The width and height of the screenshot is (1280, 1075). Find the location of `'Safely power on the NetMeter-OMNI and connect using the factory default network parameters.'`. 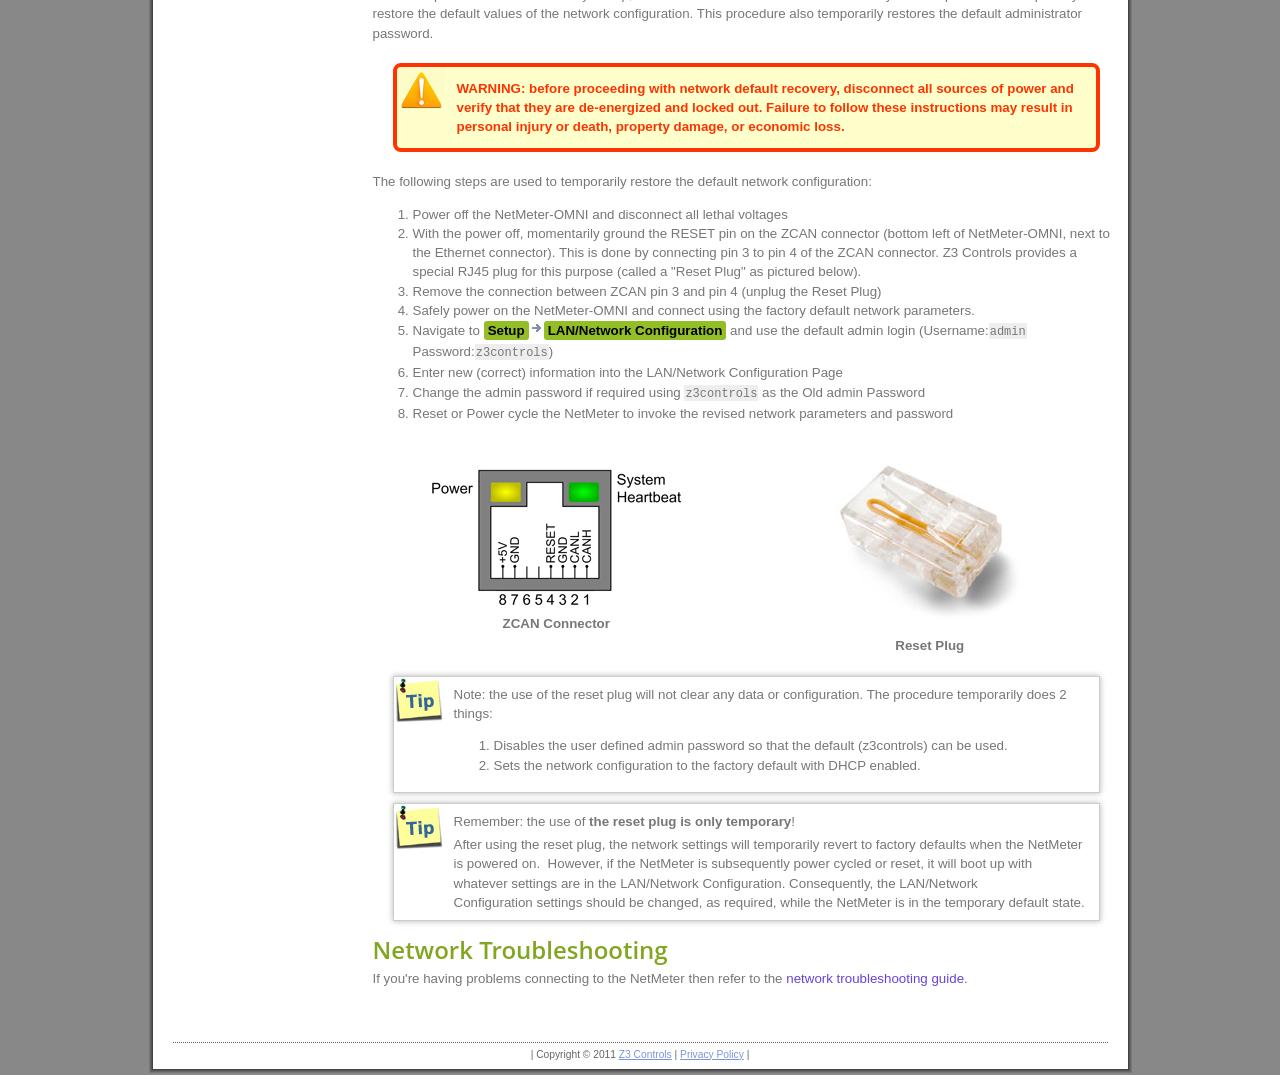

'Safely power on the NetMeter-OMNI and connect using the factory default network parameters.' is located at coordinates (692, 308).